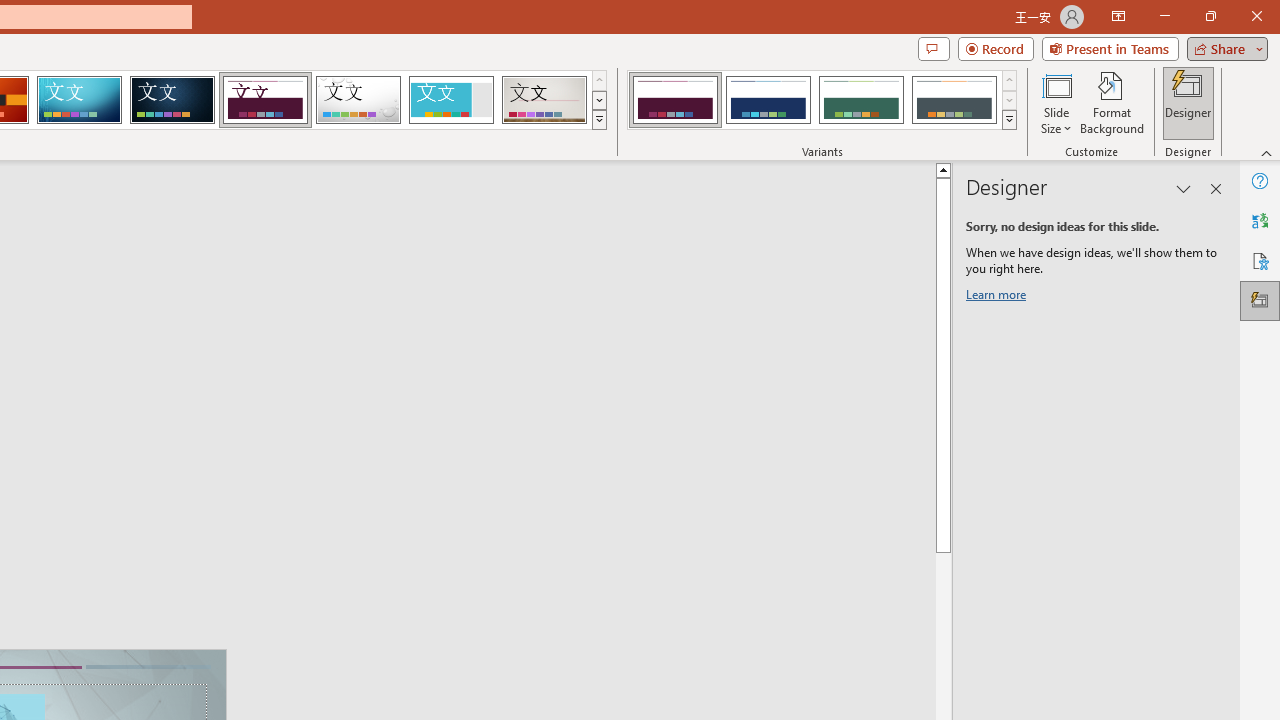 Image resolution: width=1280 pixels, height=720 pixels. Describe the element at coordinates (358, 100) in the screenshot. I see `'Droplet'` at that location.